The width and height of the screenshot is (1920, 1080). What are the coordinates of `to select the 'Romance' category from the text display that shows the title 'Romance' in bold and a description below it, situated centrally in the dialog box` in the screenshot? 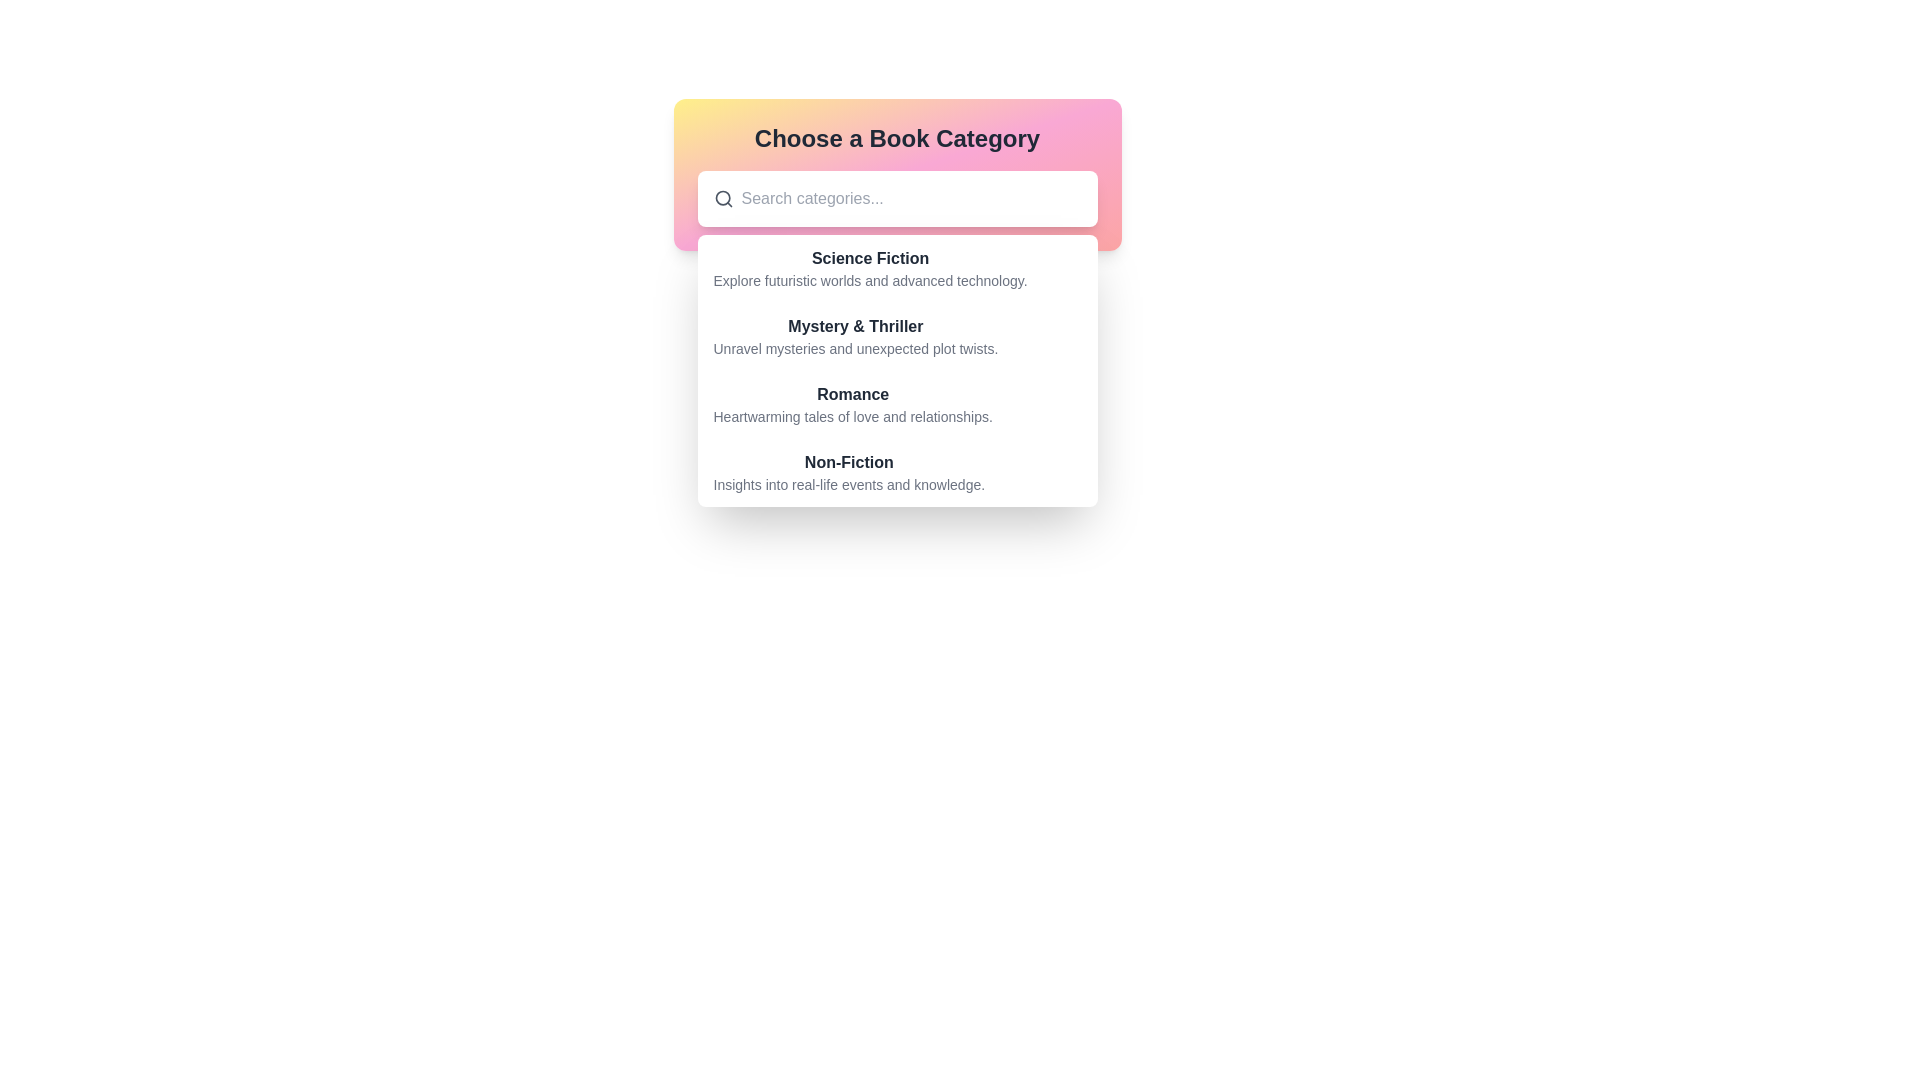 It's located at (896, 405).